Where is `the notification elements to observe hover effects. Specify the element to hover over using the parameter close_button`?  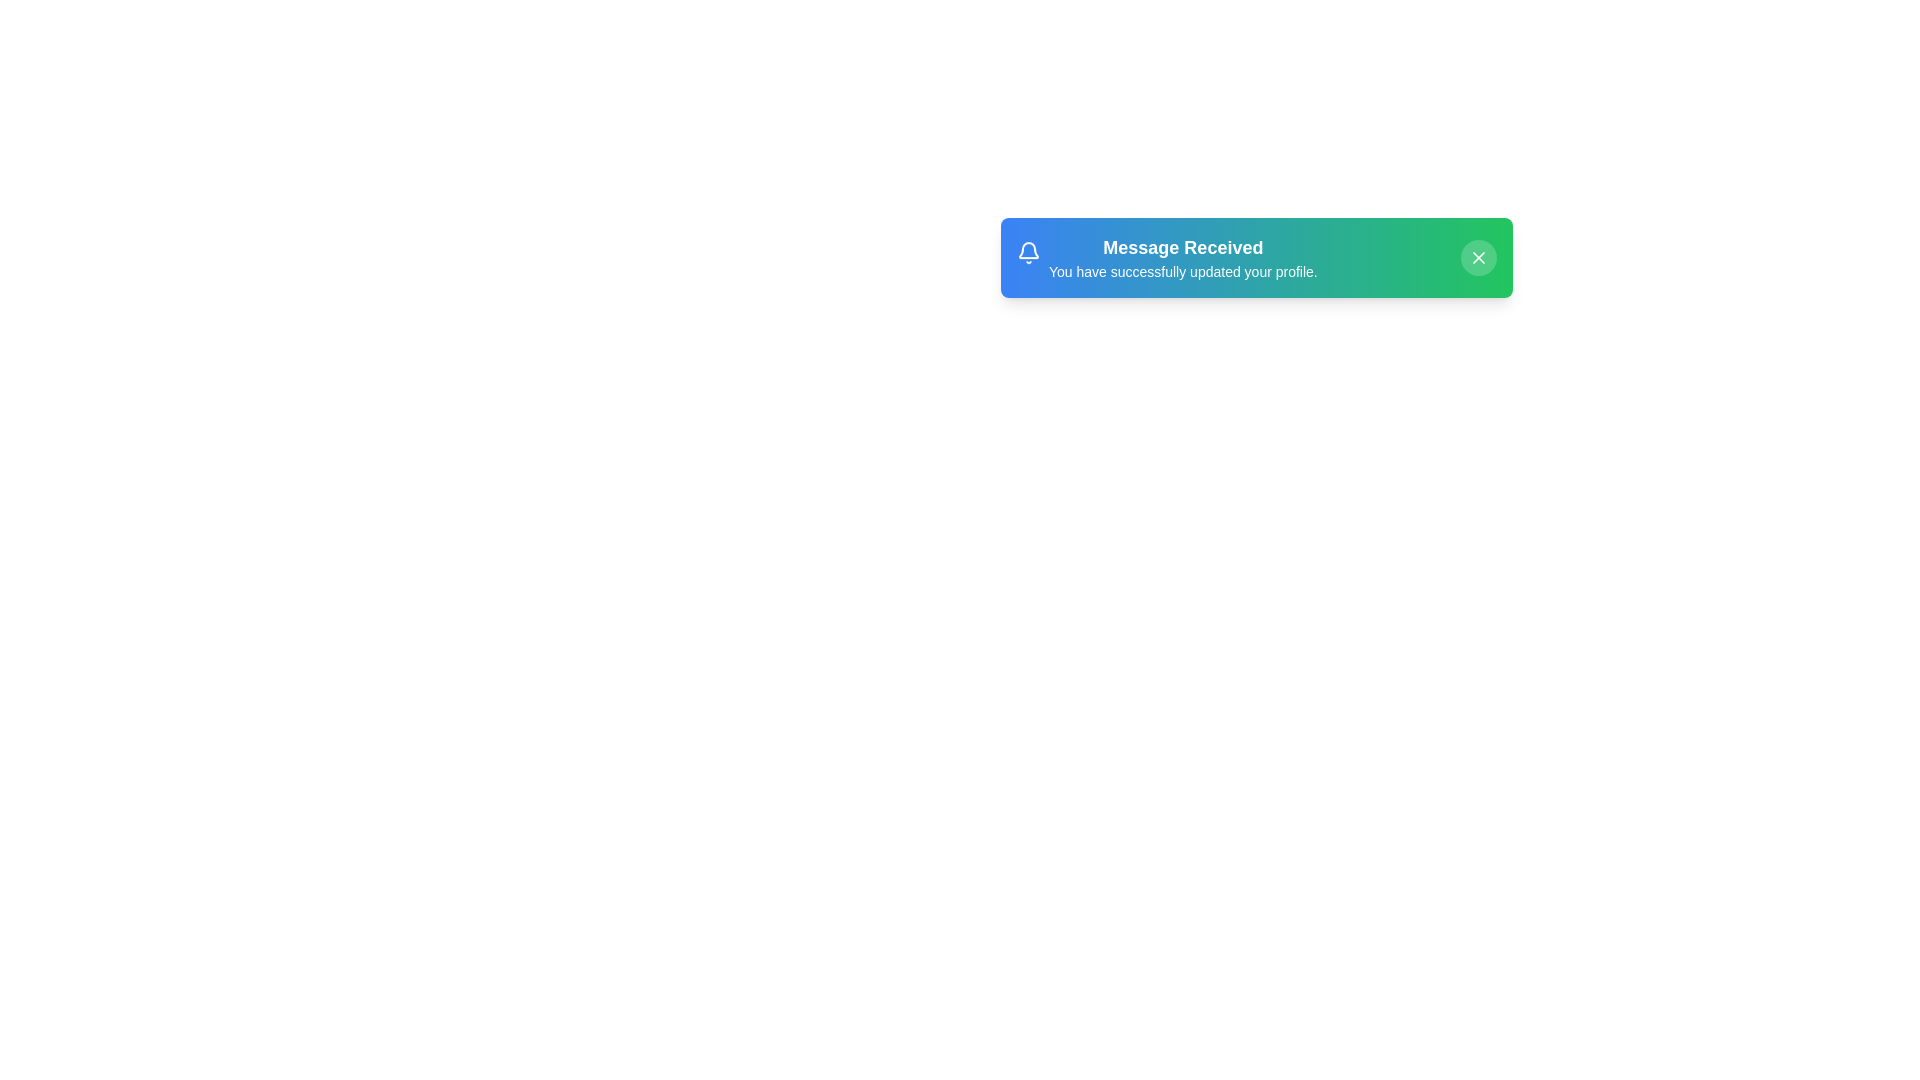
the notification elements to observe hover effects. Specify the element to hover over using the parameter close_button is located at coordinates (1478, 257).